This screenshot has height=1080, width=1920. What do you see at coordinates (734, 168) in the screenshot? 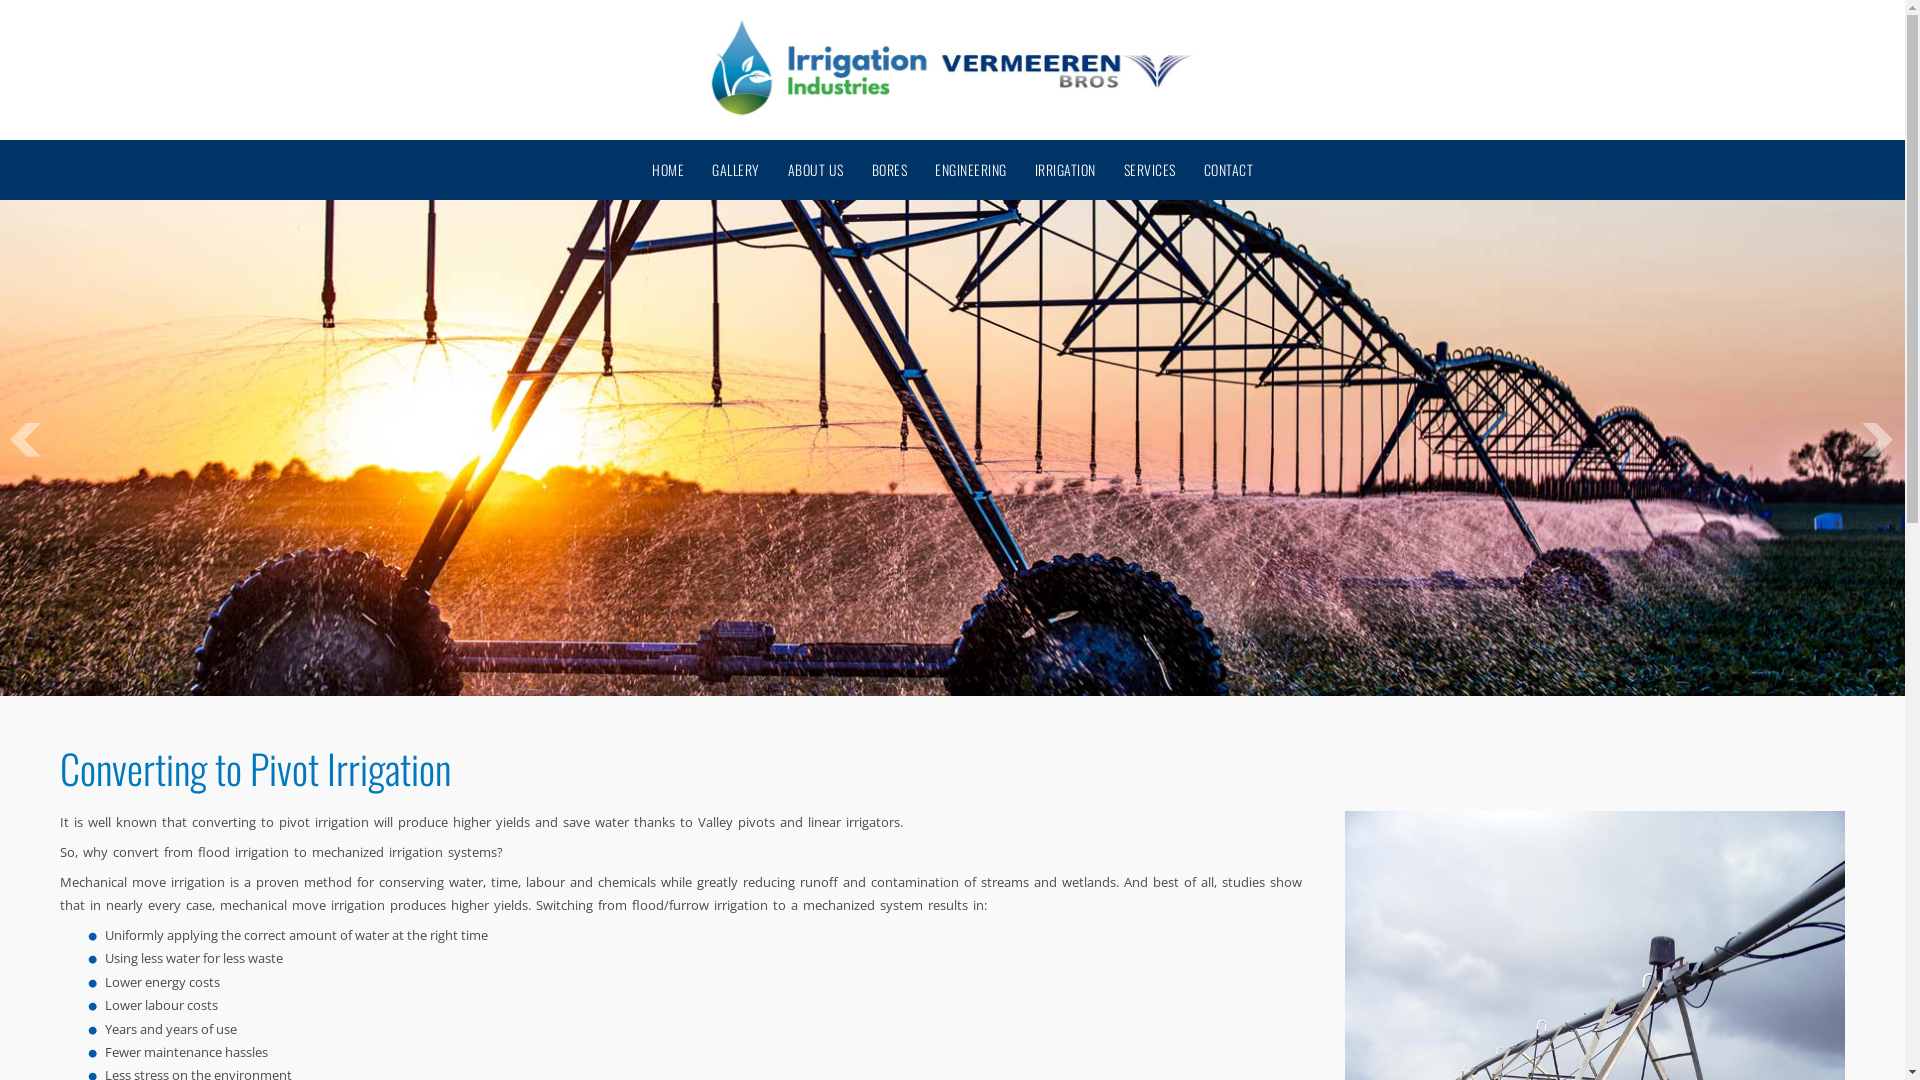
I see `'GALLERY'` at bounding box center [734, 168].